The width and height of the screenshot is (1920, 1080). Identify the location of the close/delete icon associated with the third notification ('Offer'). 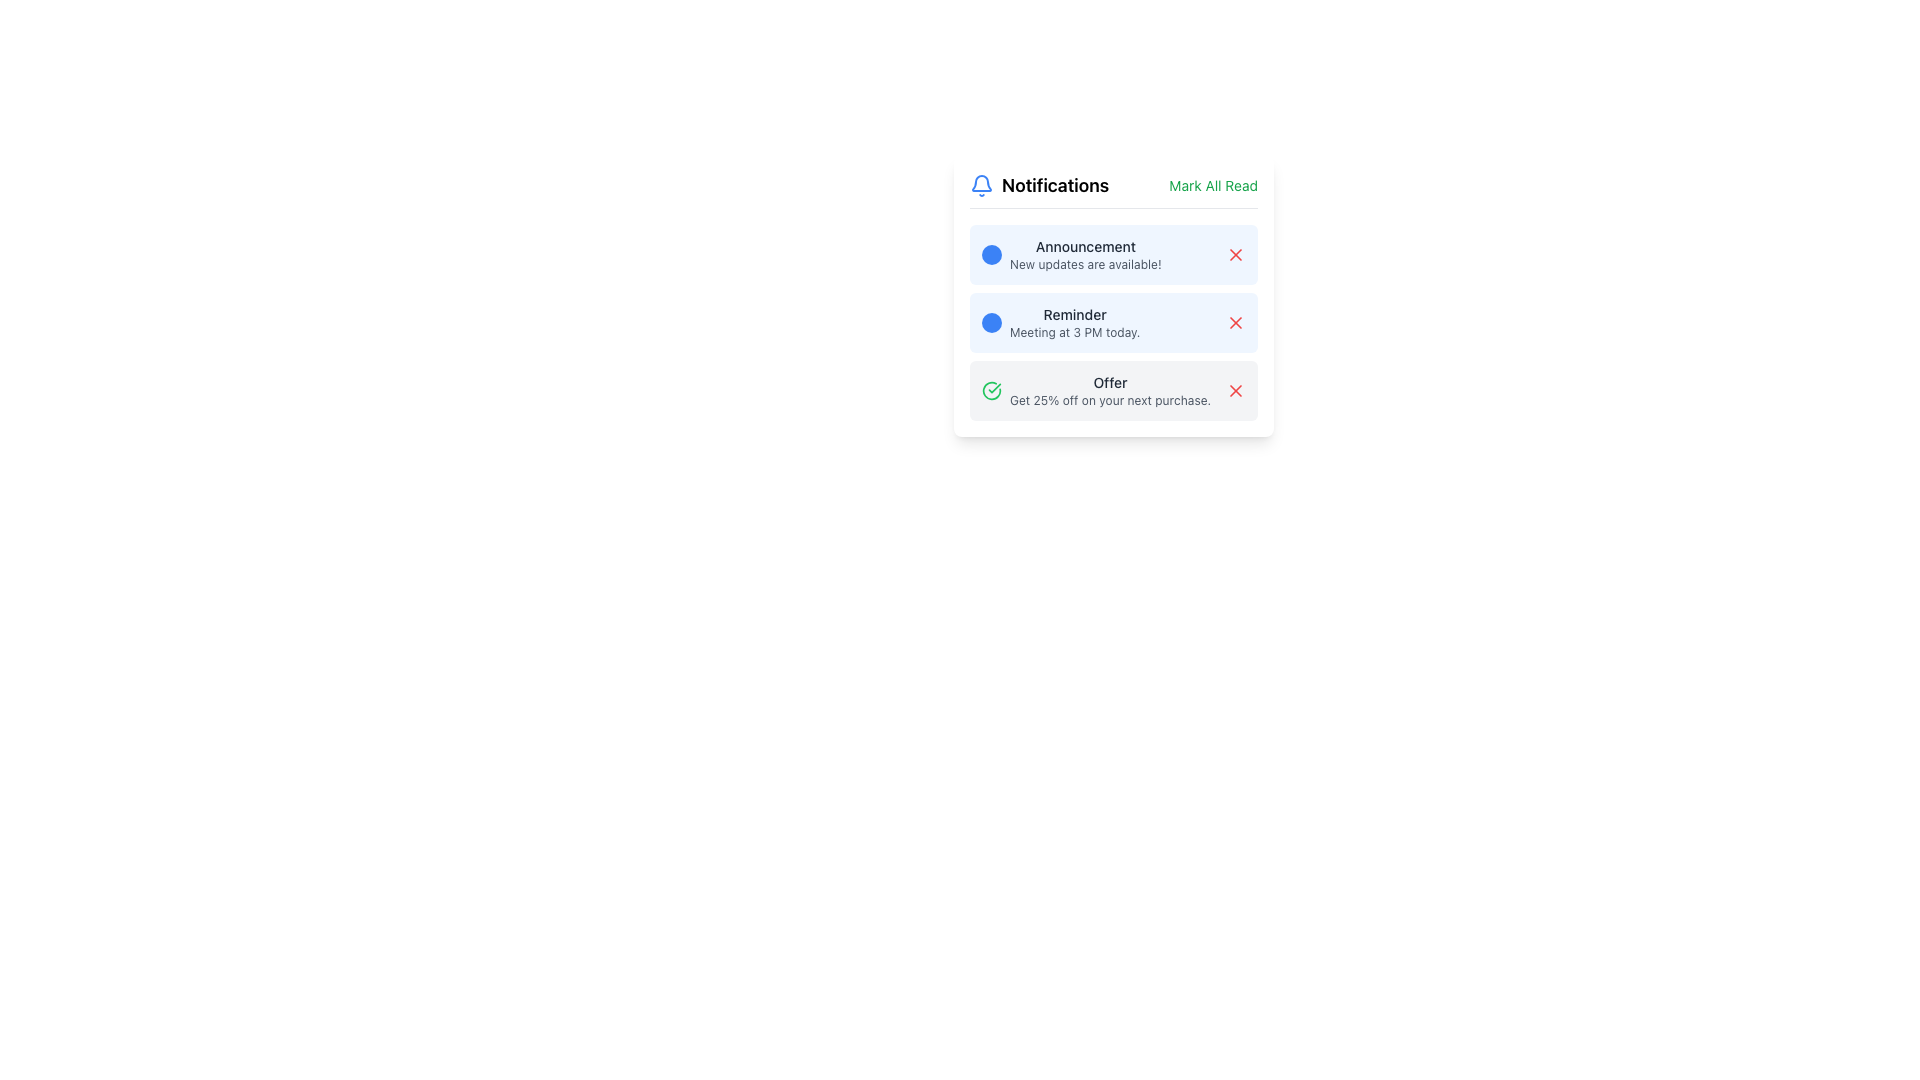
(1235, 390).